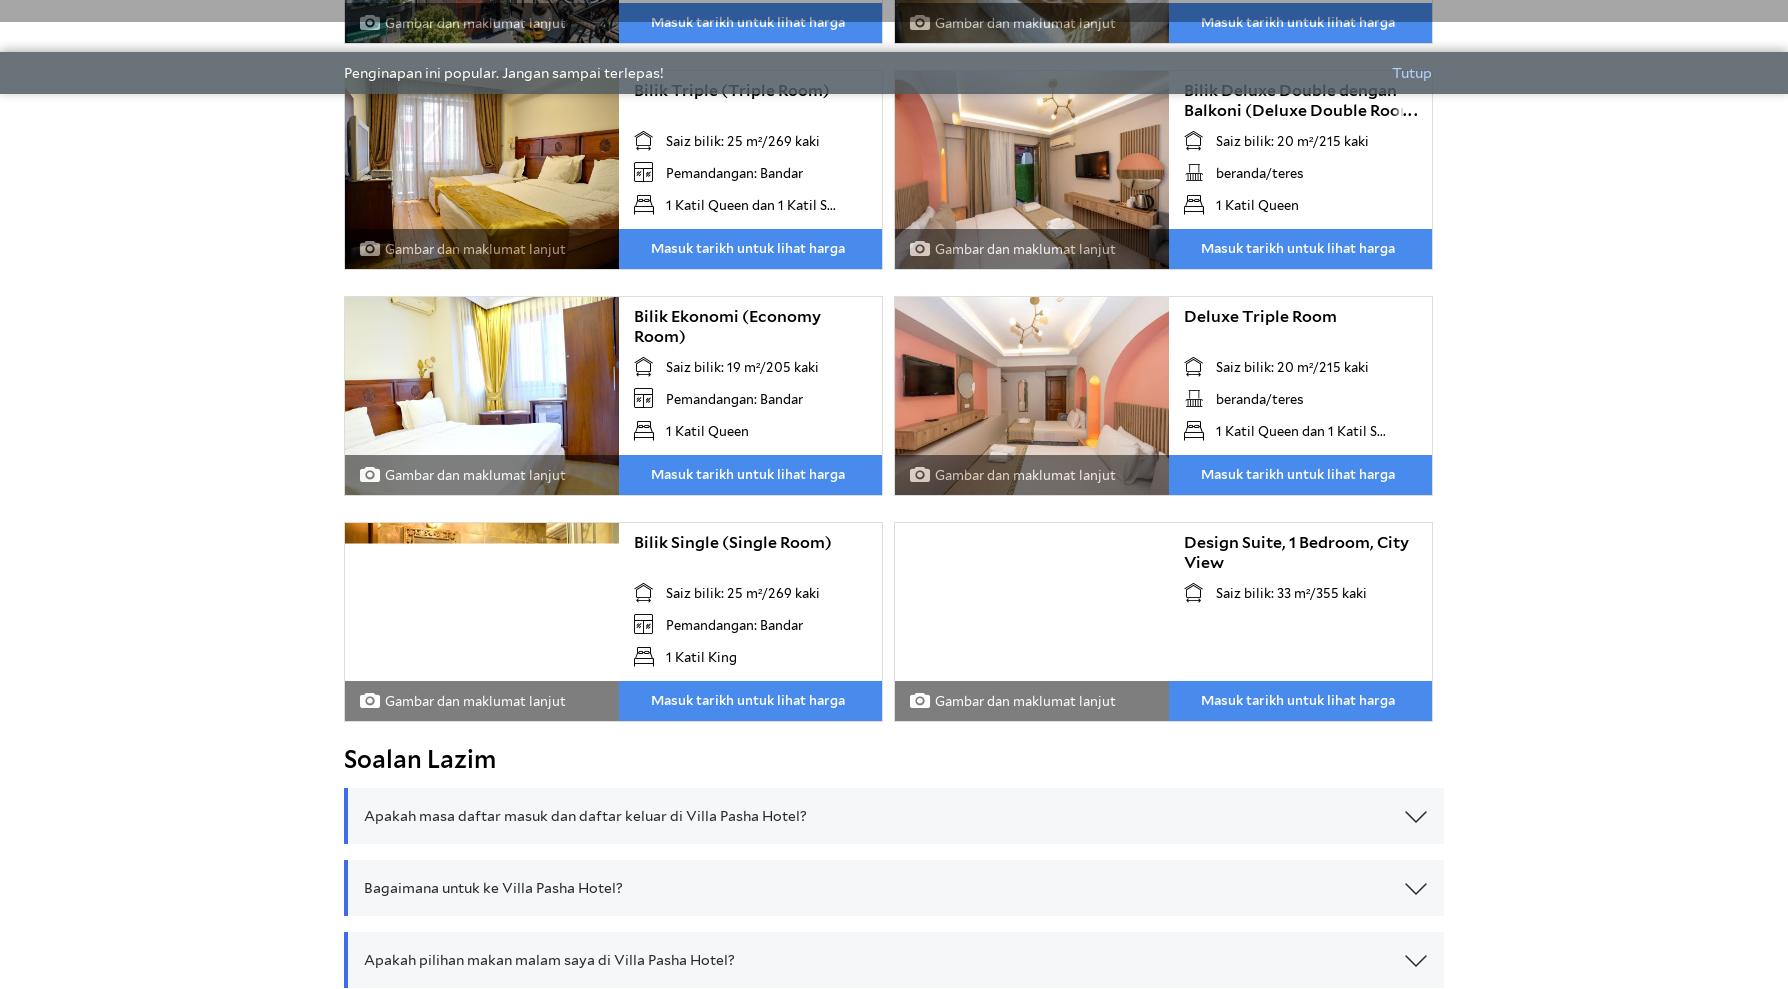 The image size is (1788, 989). I want to click on '...', so click(1401, 109).